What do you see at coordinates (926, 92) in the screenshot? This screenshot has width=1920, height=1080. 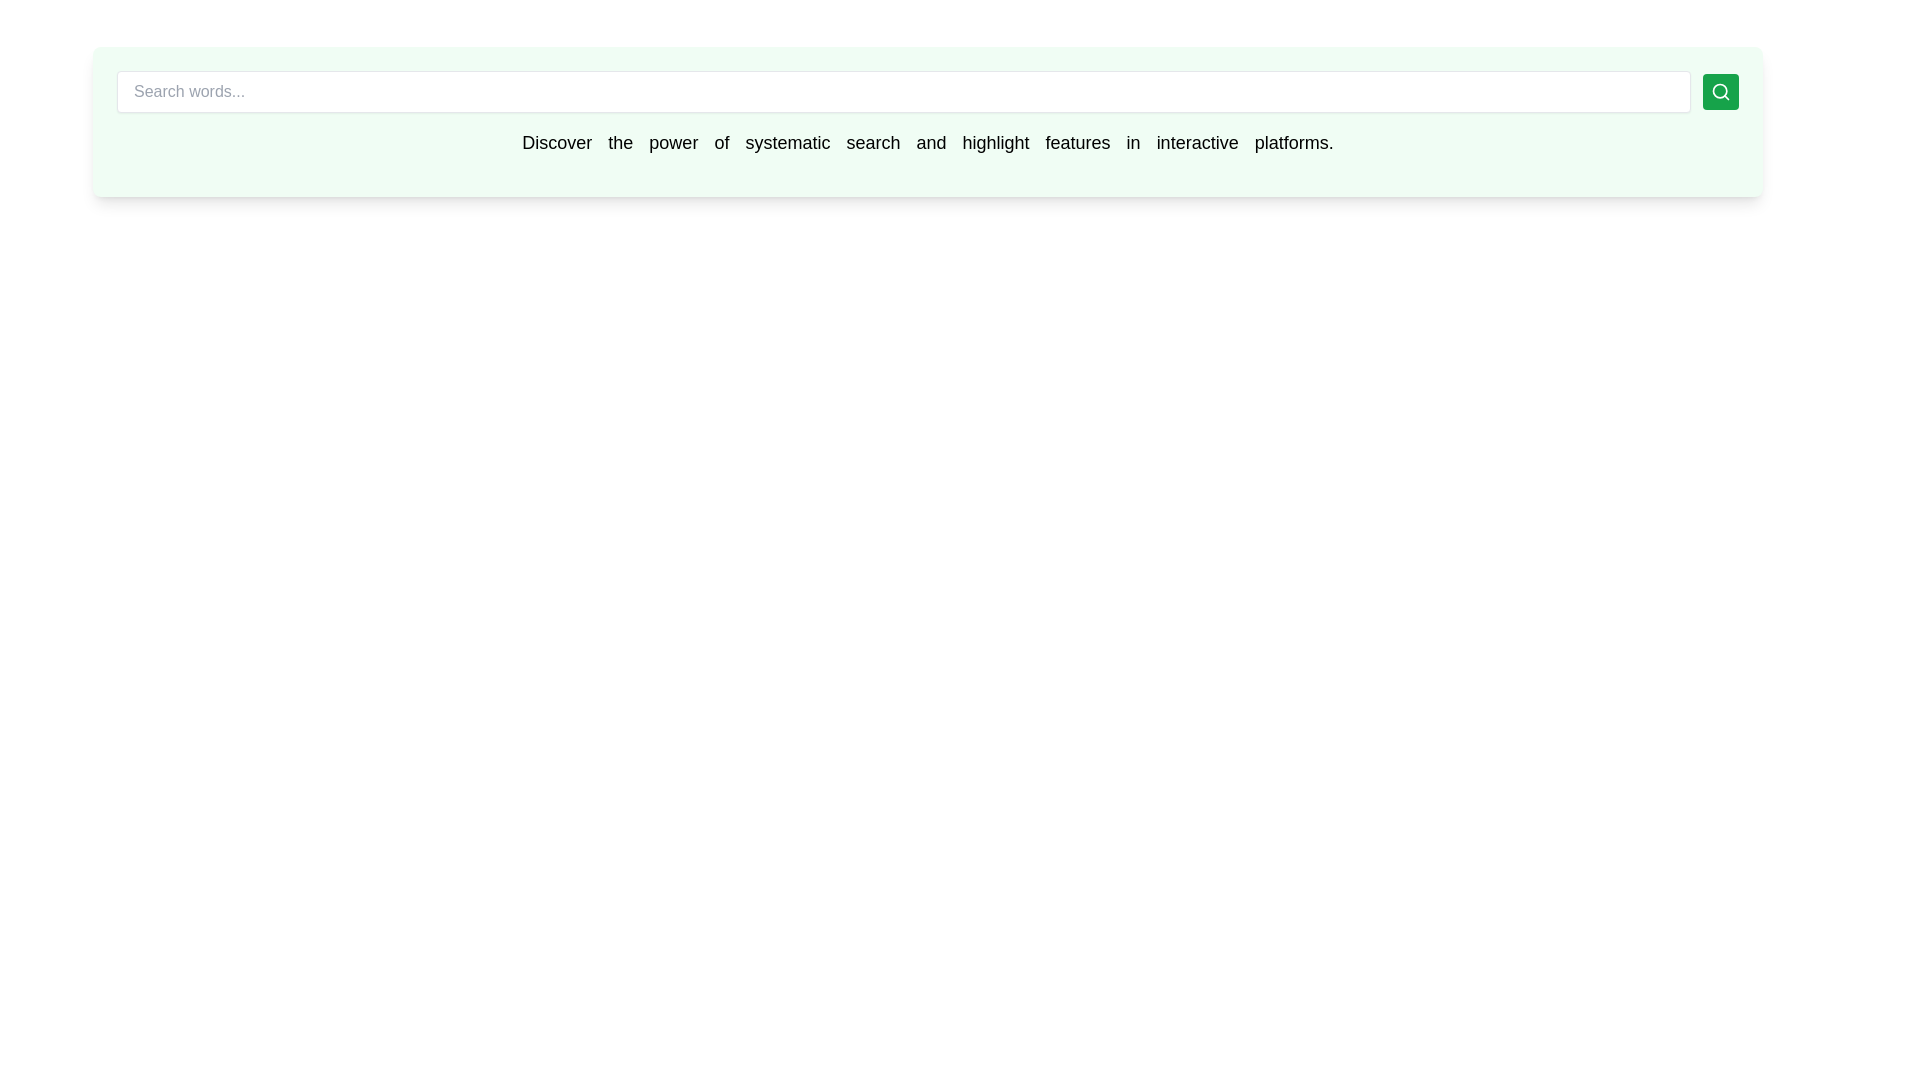 I see `the green button adjacent to the search bar to initiate the search action` at bounding box center [926, 92].